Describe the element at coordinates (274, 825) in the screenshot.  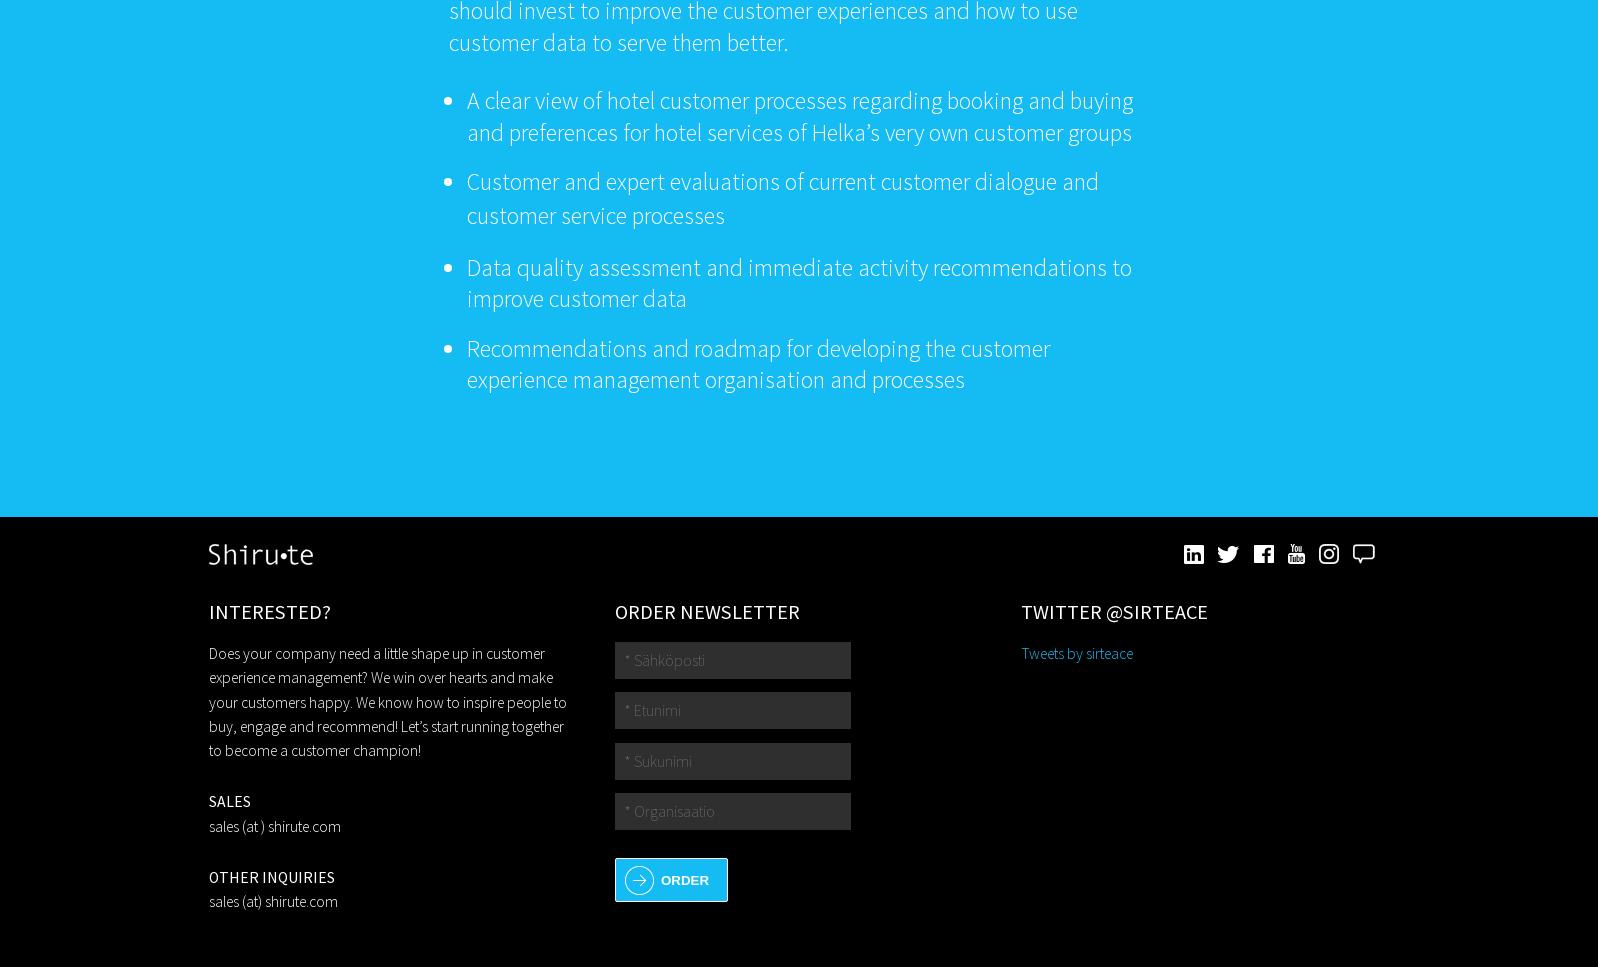
I see `'sales (at ) shirute.com'` at that location.